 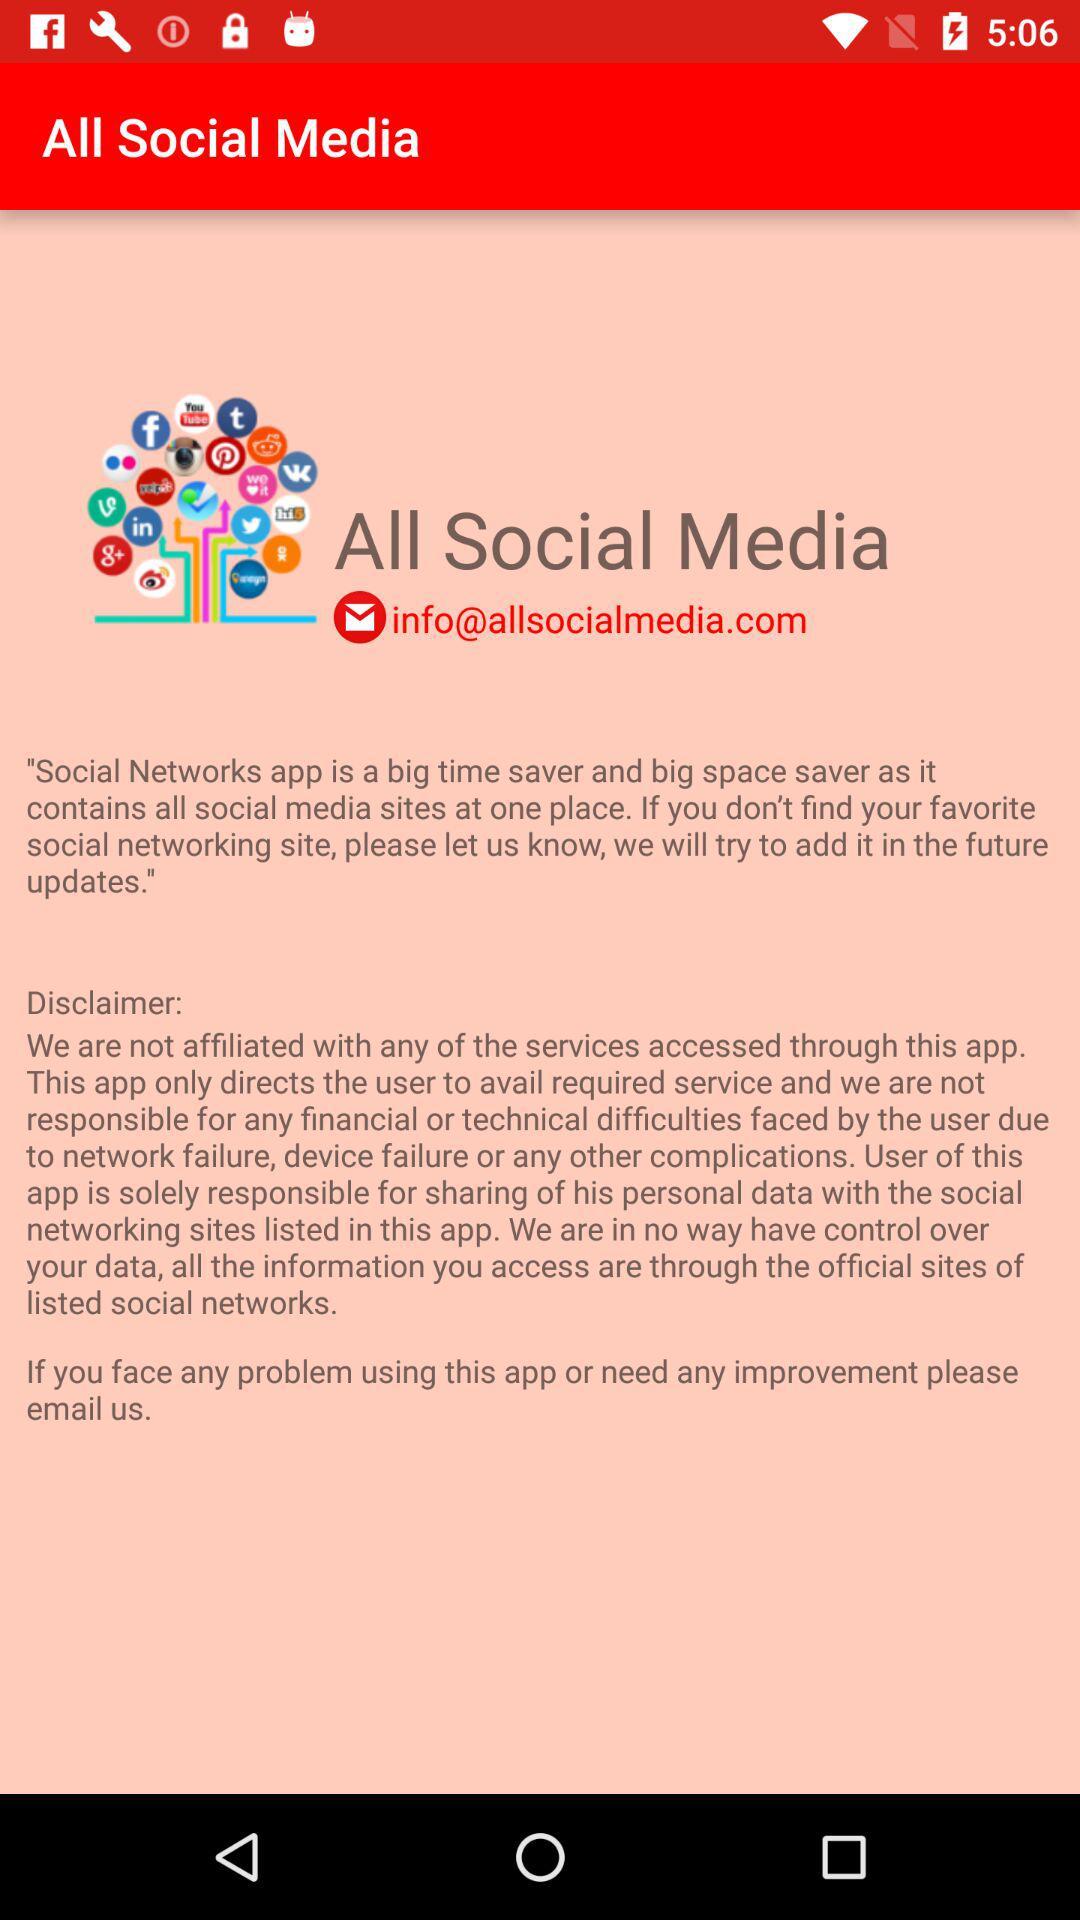 I want to click on the icon above social networks app, so click(x=598, y=617).